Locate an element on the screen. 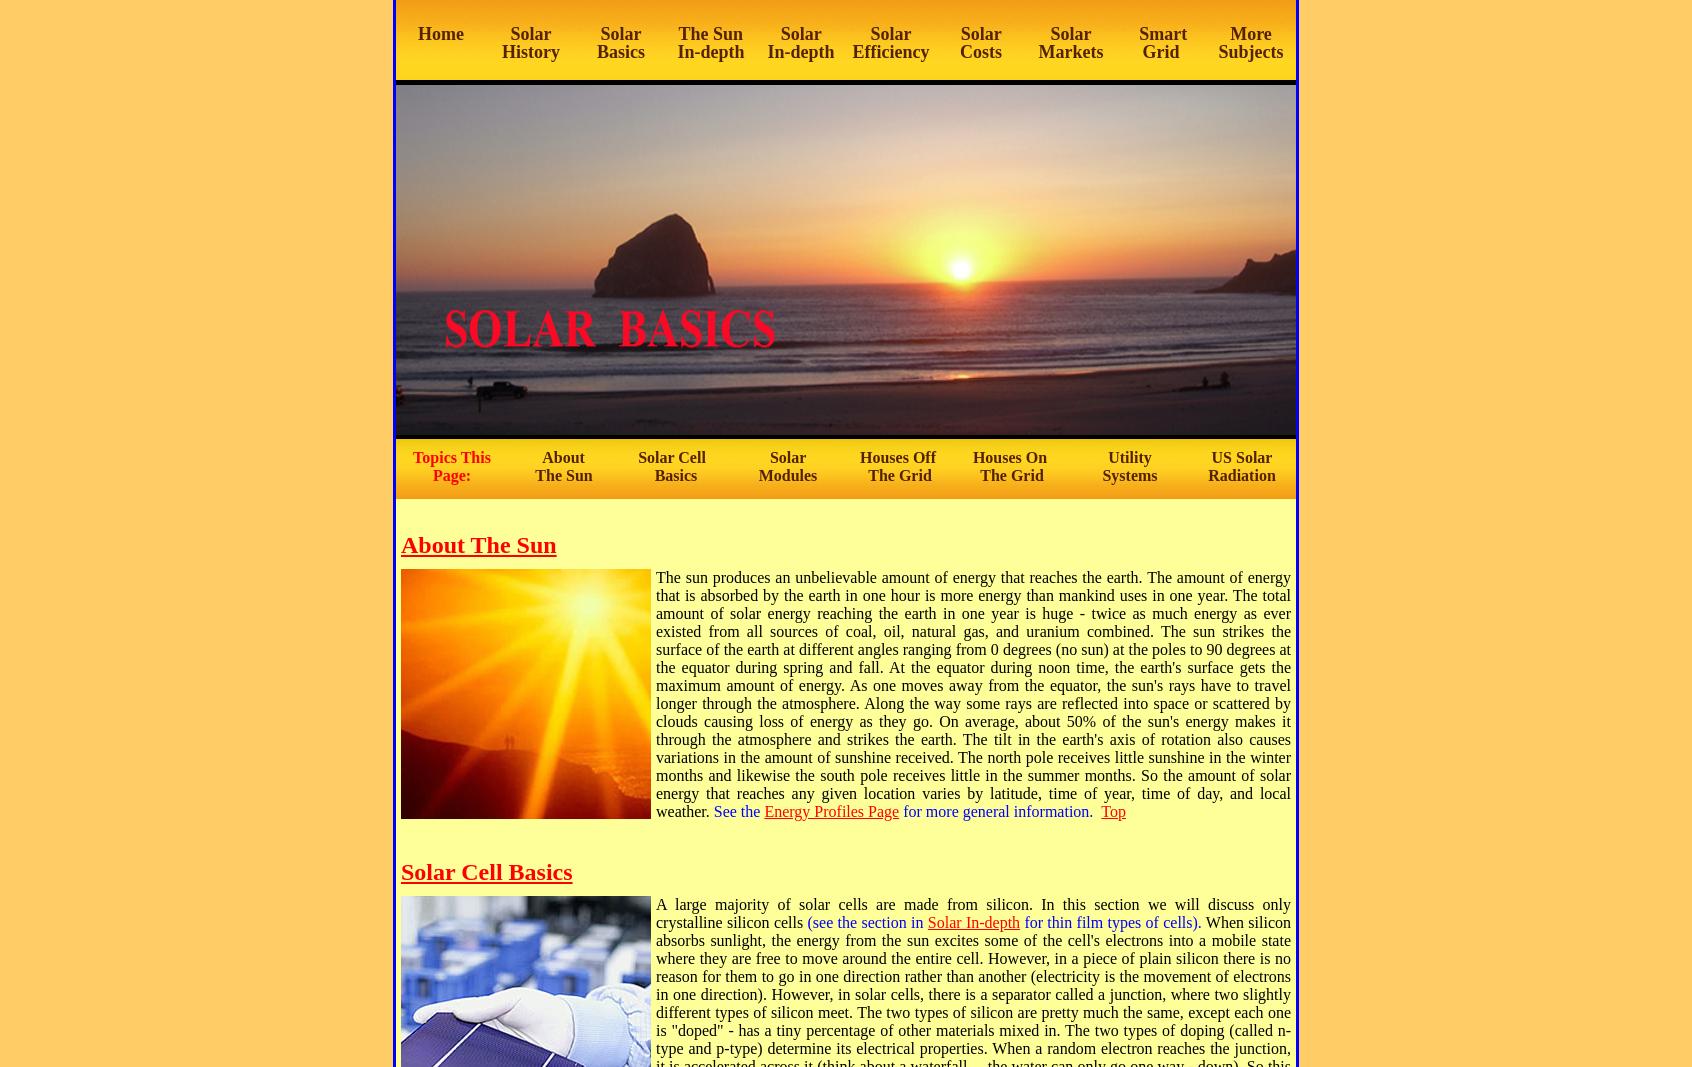 The image size is (1692, 1067). 'for thin film types of cells).' is located at coordinates (1112, 922).